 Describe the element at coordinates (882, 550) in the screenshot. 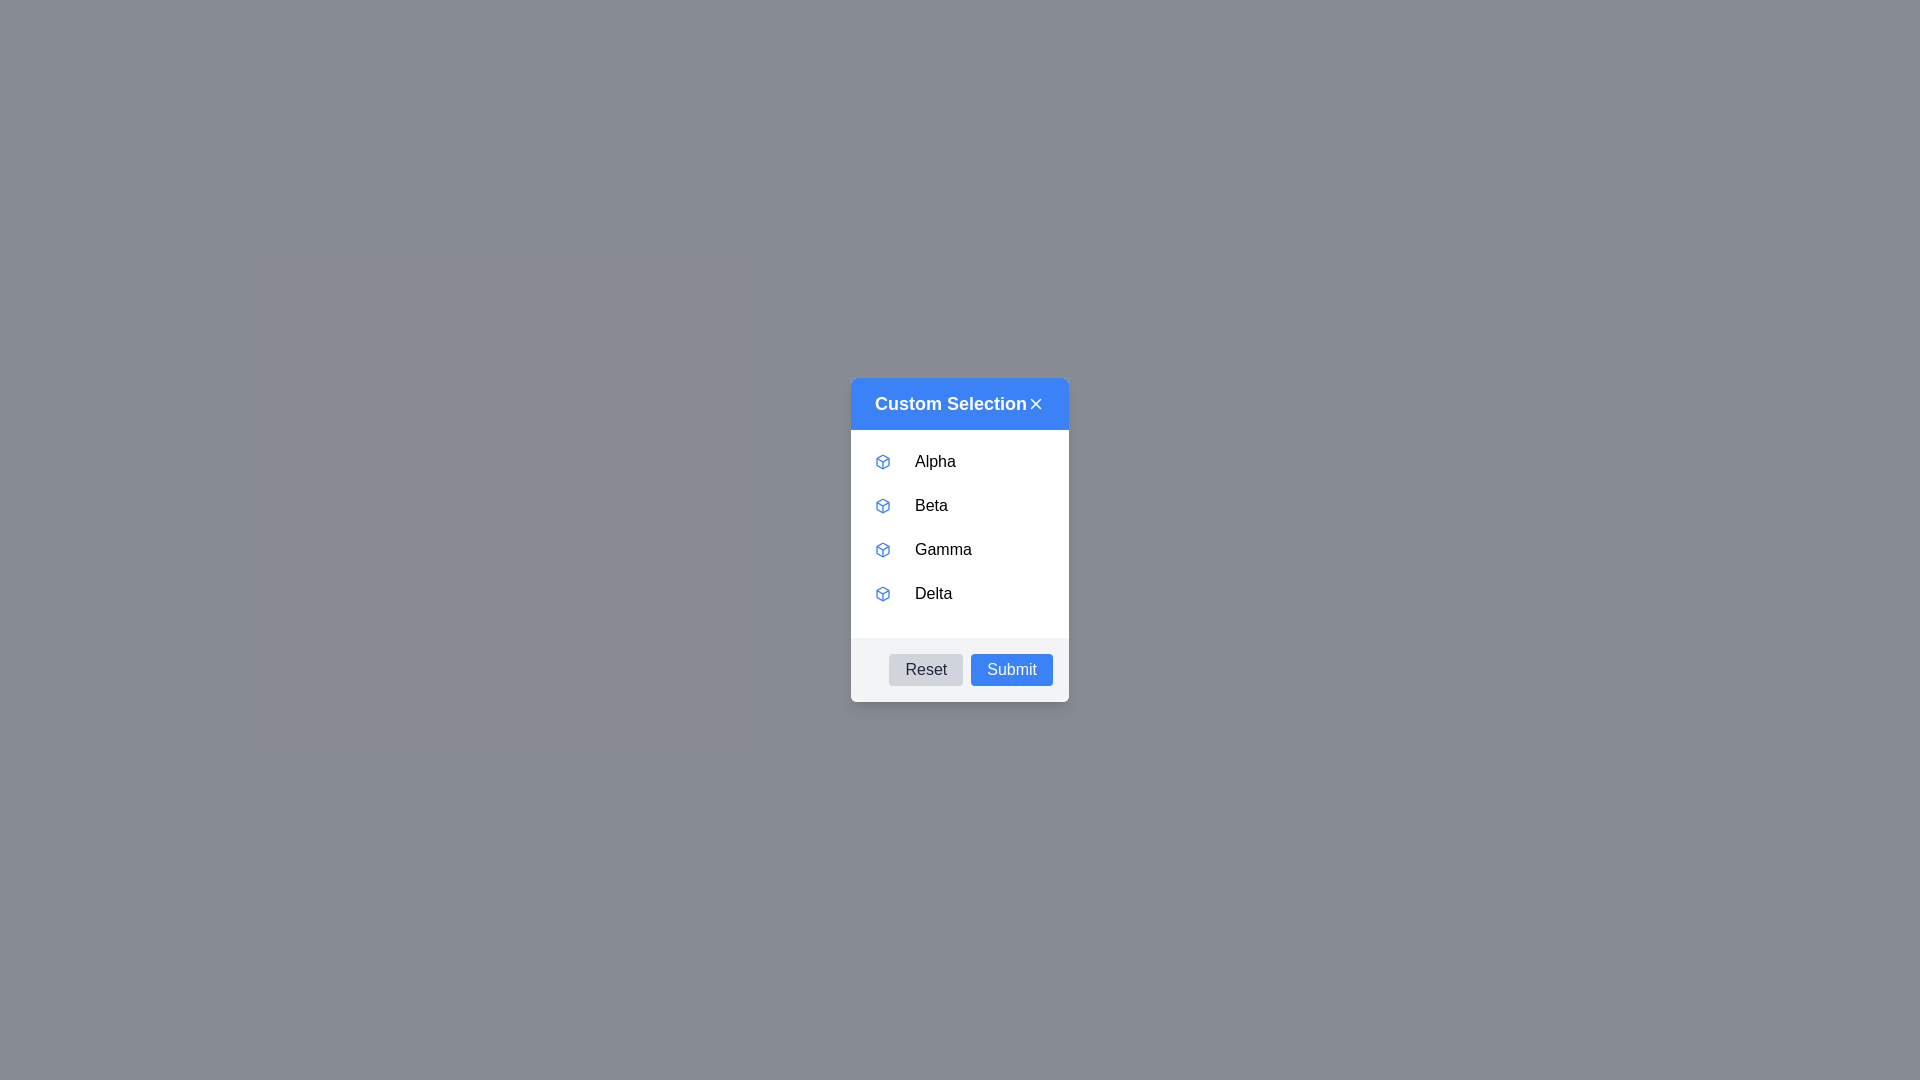

I see `the selection icon representing the 'Gamma' menu option, which visually indicates its selection state` at that location.